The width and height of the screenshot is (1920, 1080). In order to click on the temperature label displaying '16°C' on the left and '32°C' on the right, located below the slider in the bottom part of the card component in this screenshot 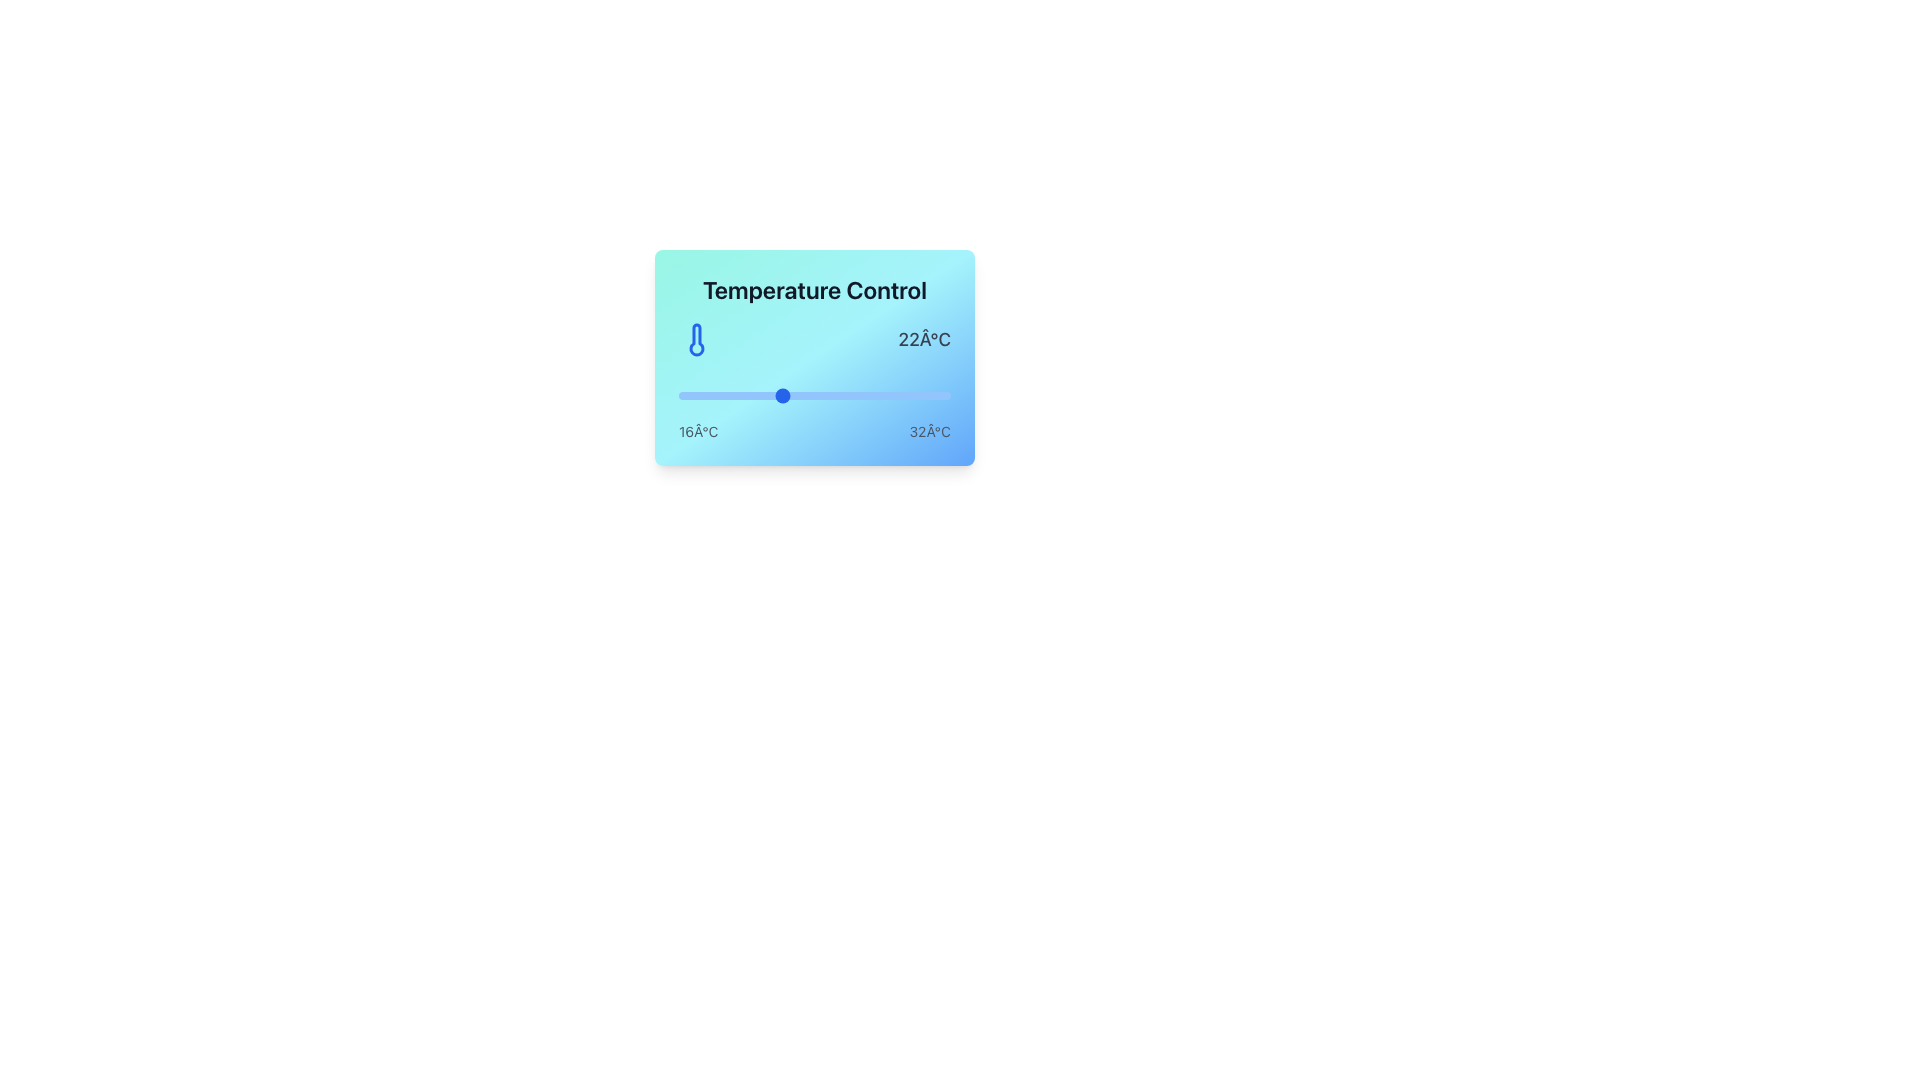, I will do `click(815, 431)`.